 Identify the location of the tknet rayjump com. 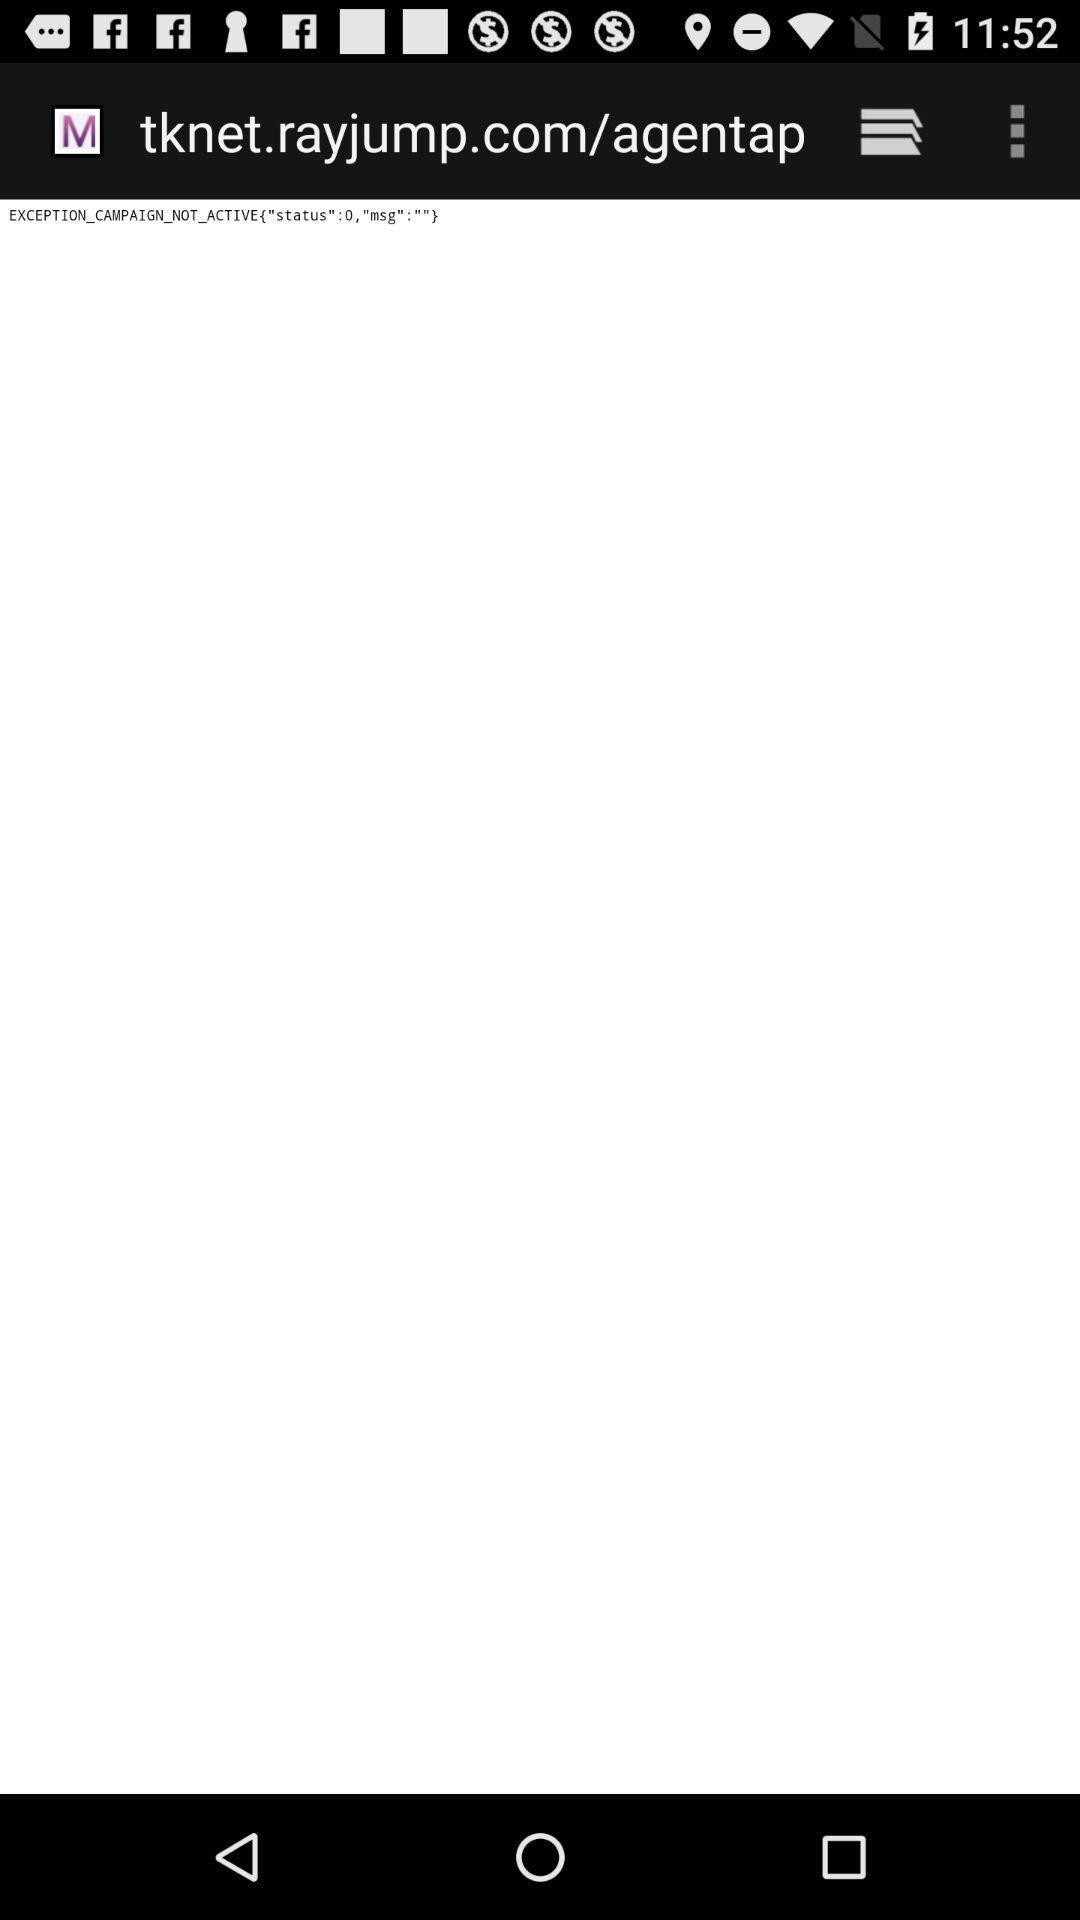
(472, 130).